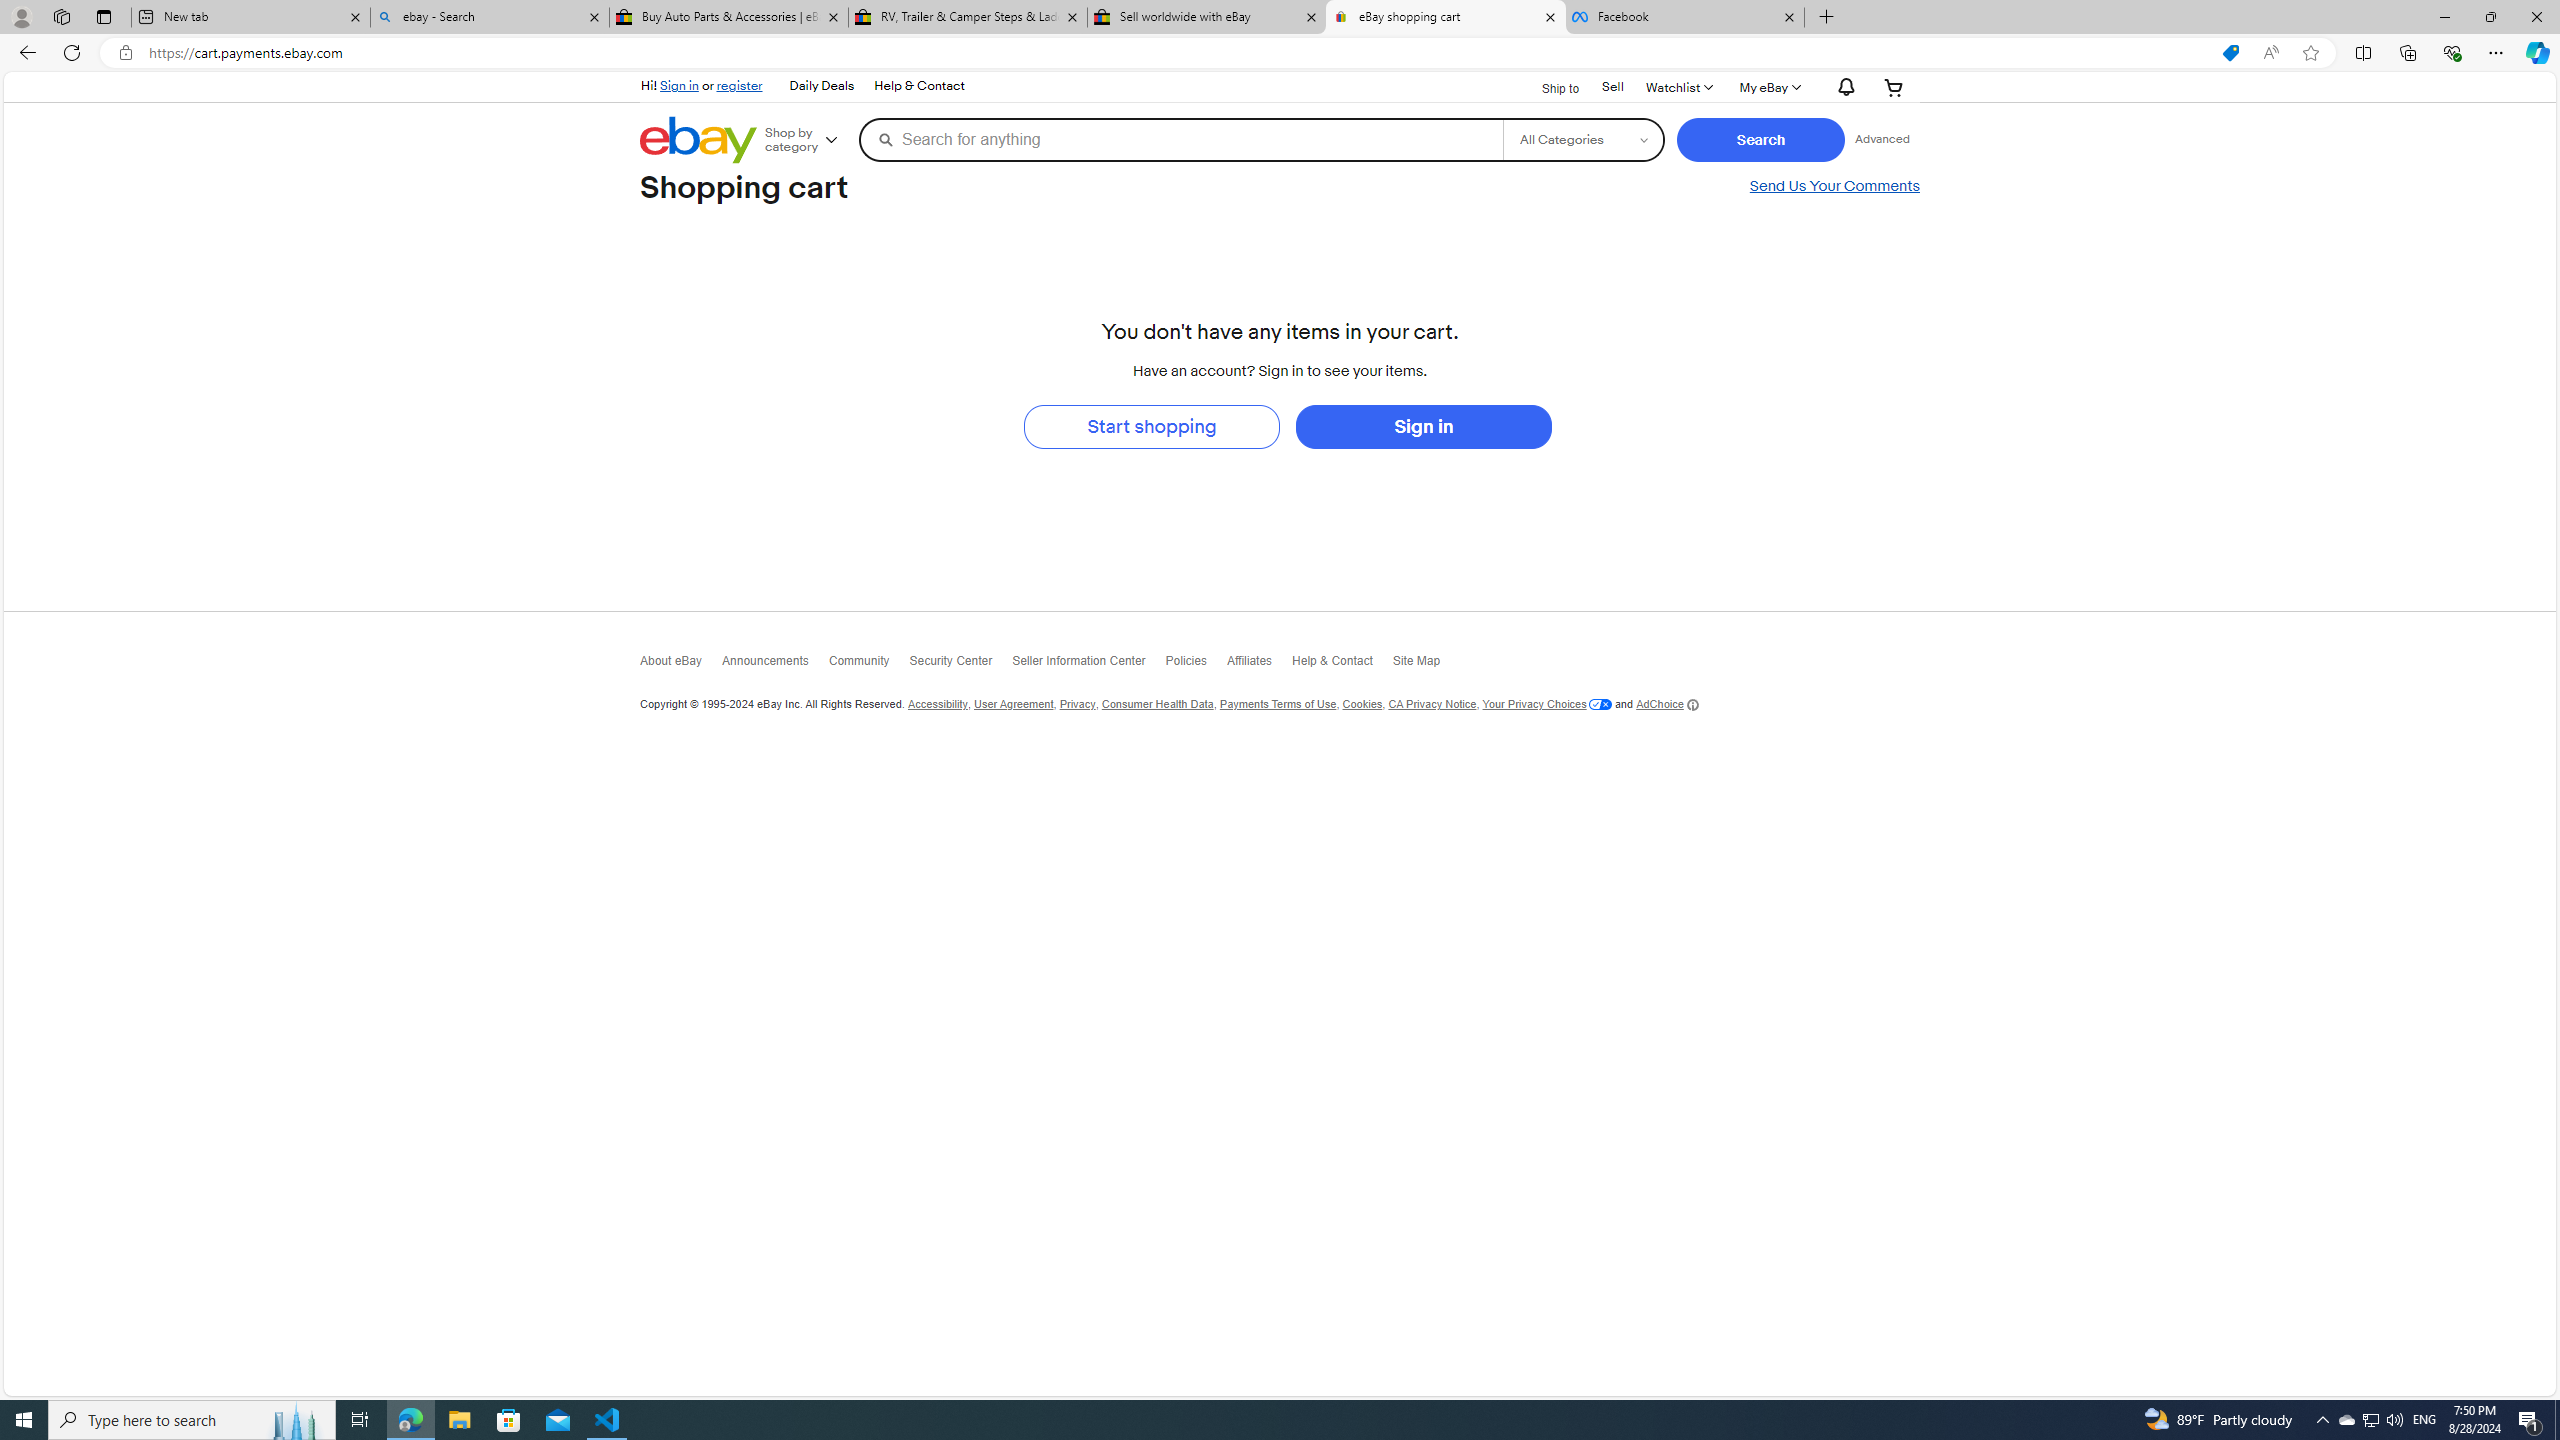 The height and width of the screenshot is (1440, 2560). Describe the element at coordinates (961, 663) in the screenshot. I see `'Security Center'` at that location.